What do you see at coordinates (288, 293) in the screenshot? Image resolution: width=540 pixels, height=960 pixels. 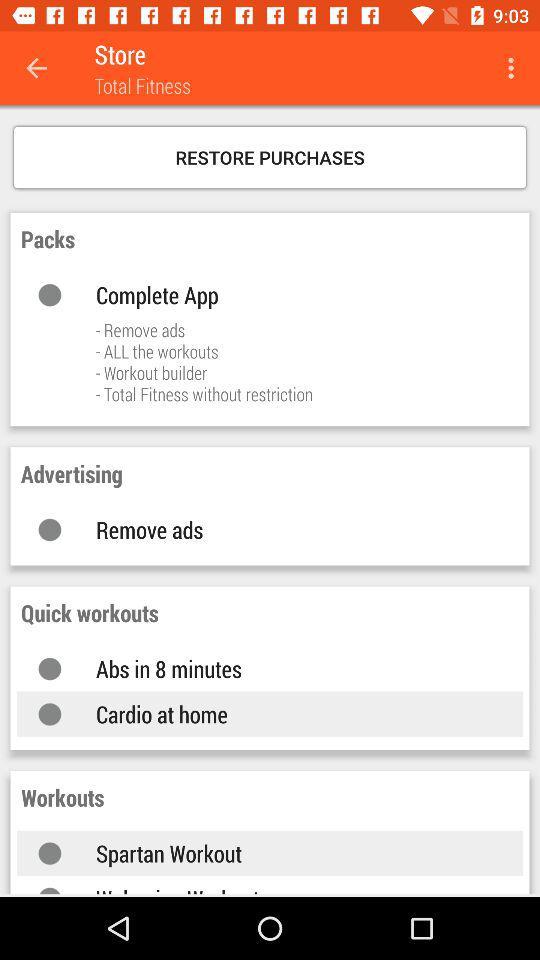 I see `the complete app` at bounding box center [288, 293].